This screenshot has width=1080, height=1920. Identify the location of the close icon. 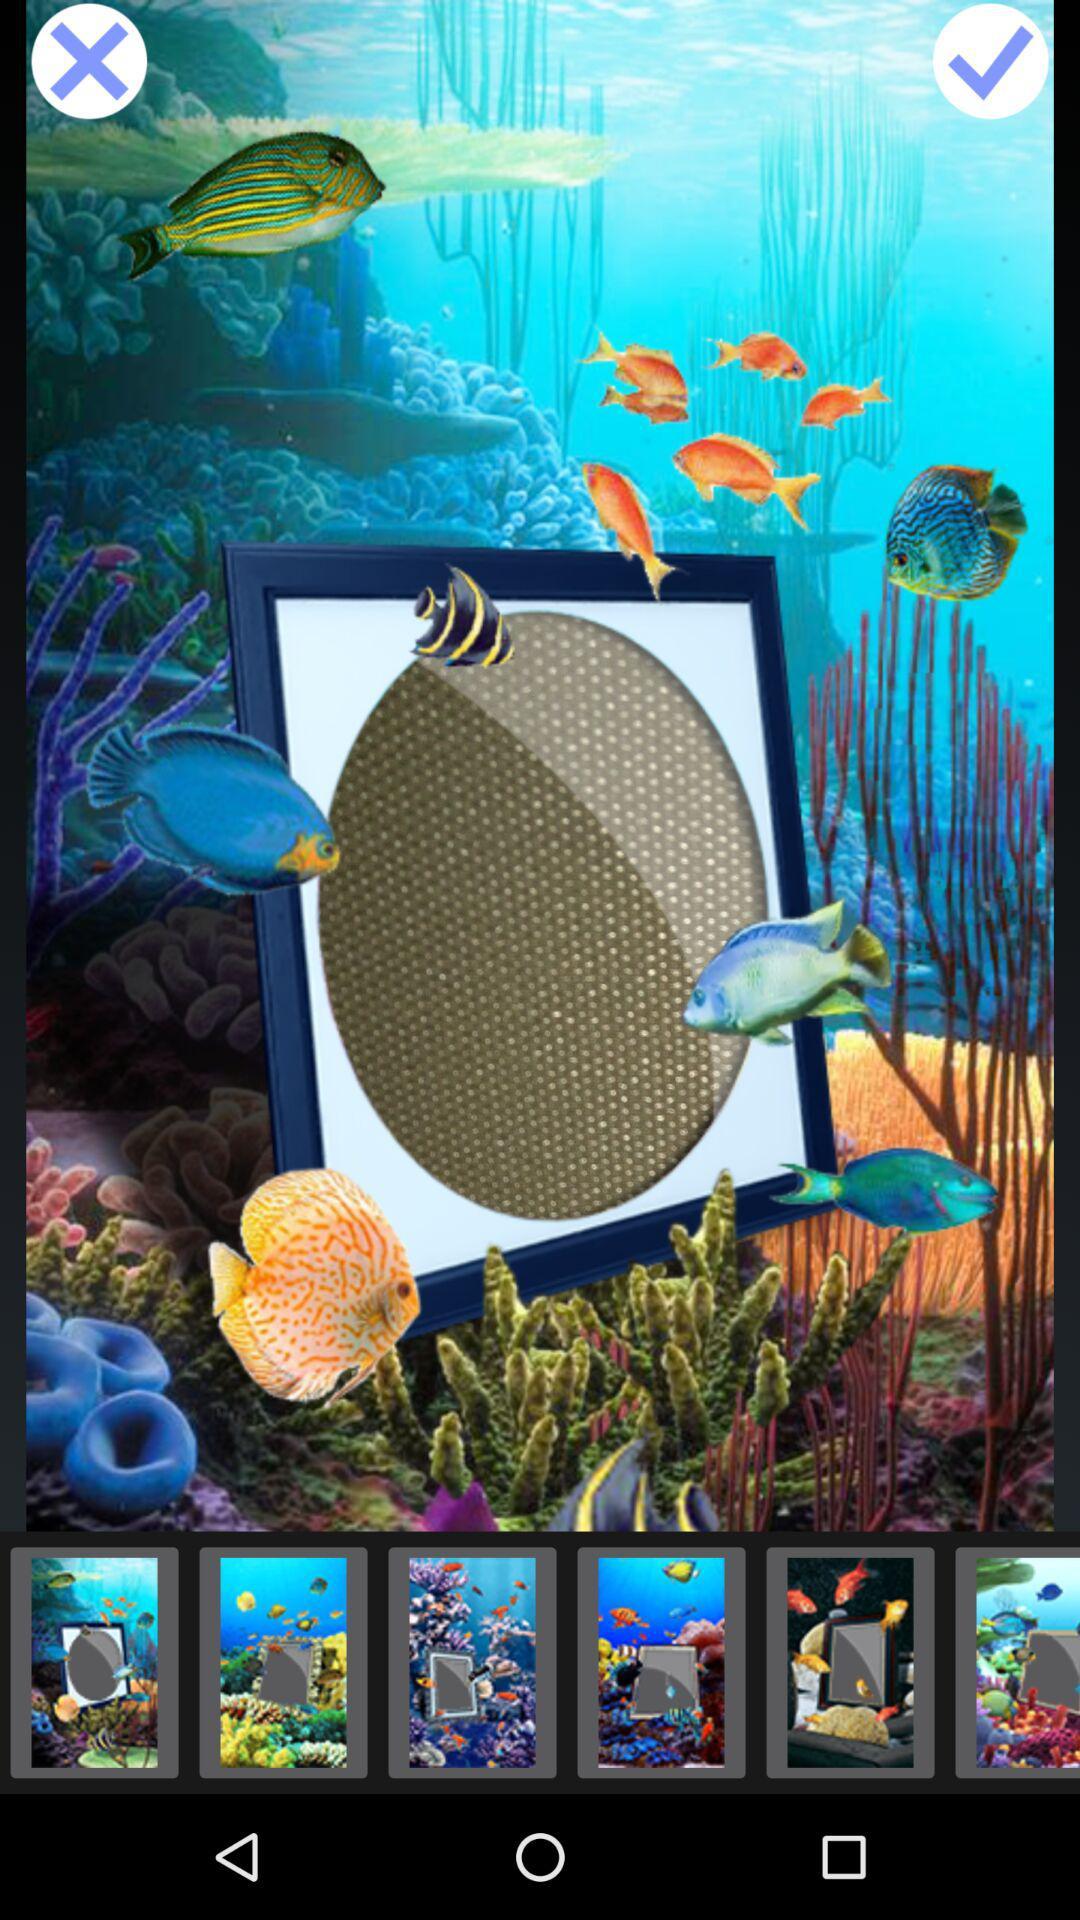
(88, 67).